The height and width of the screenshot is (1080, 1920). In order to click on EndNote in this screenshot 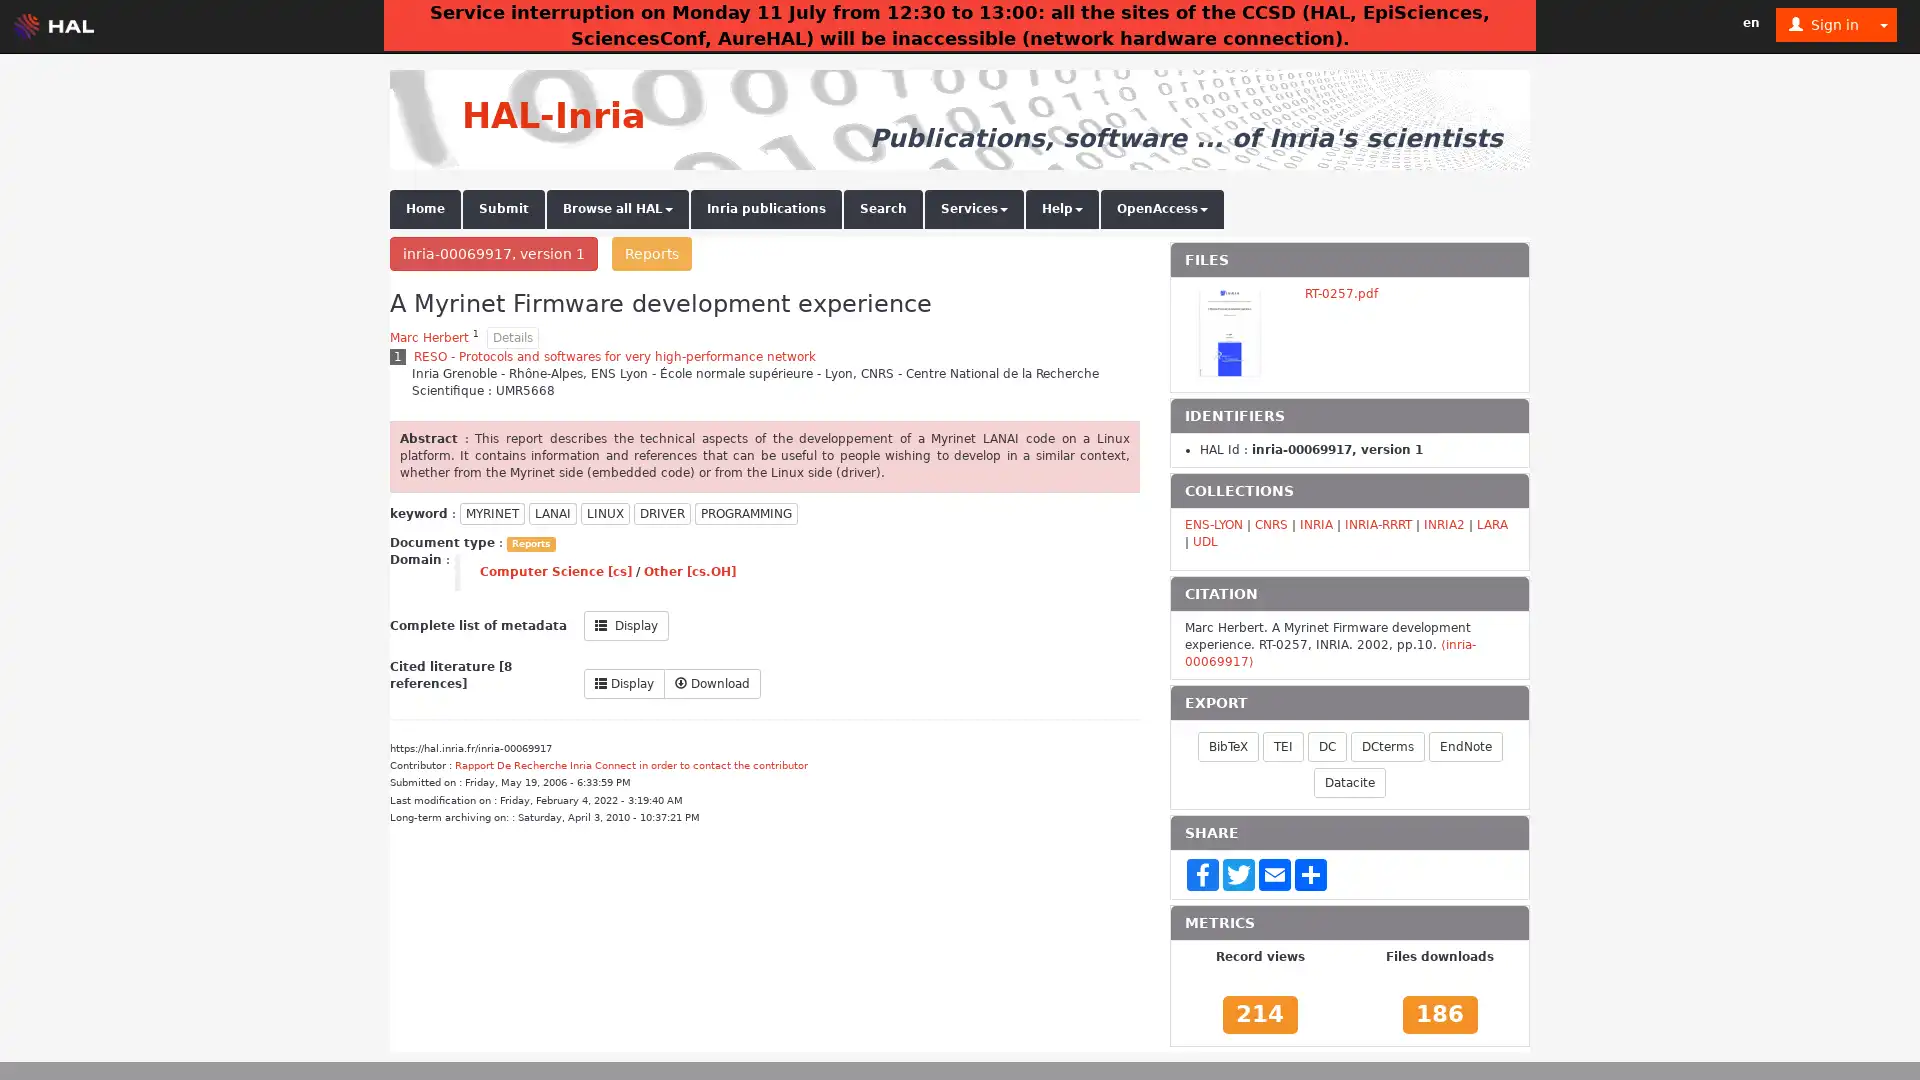, I will do `click(1464, 745)`.